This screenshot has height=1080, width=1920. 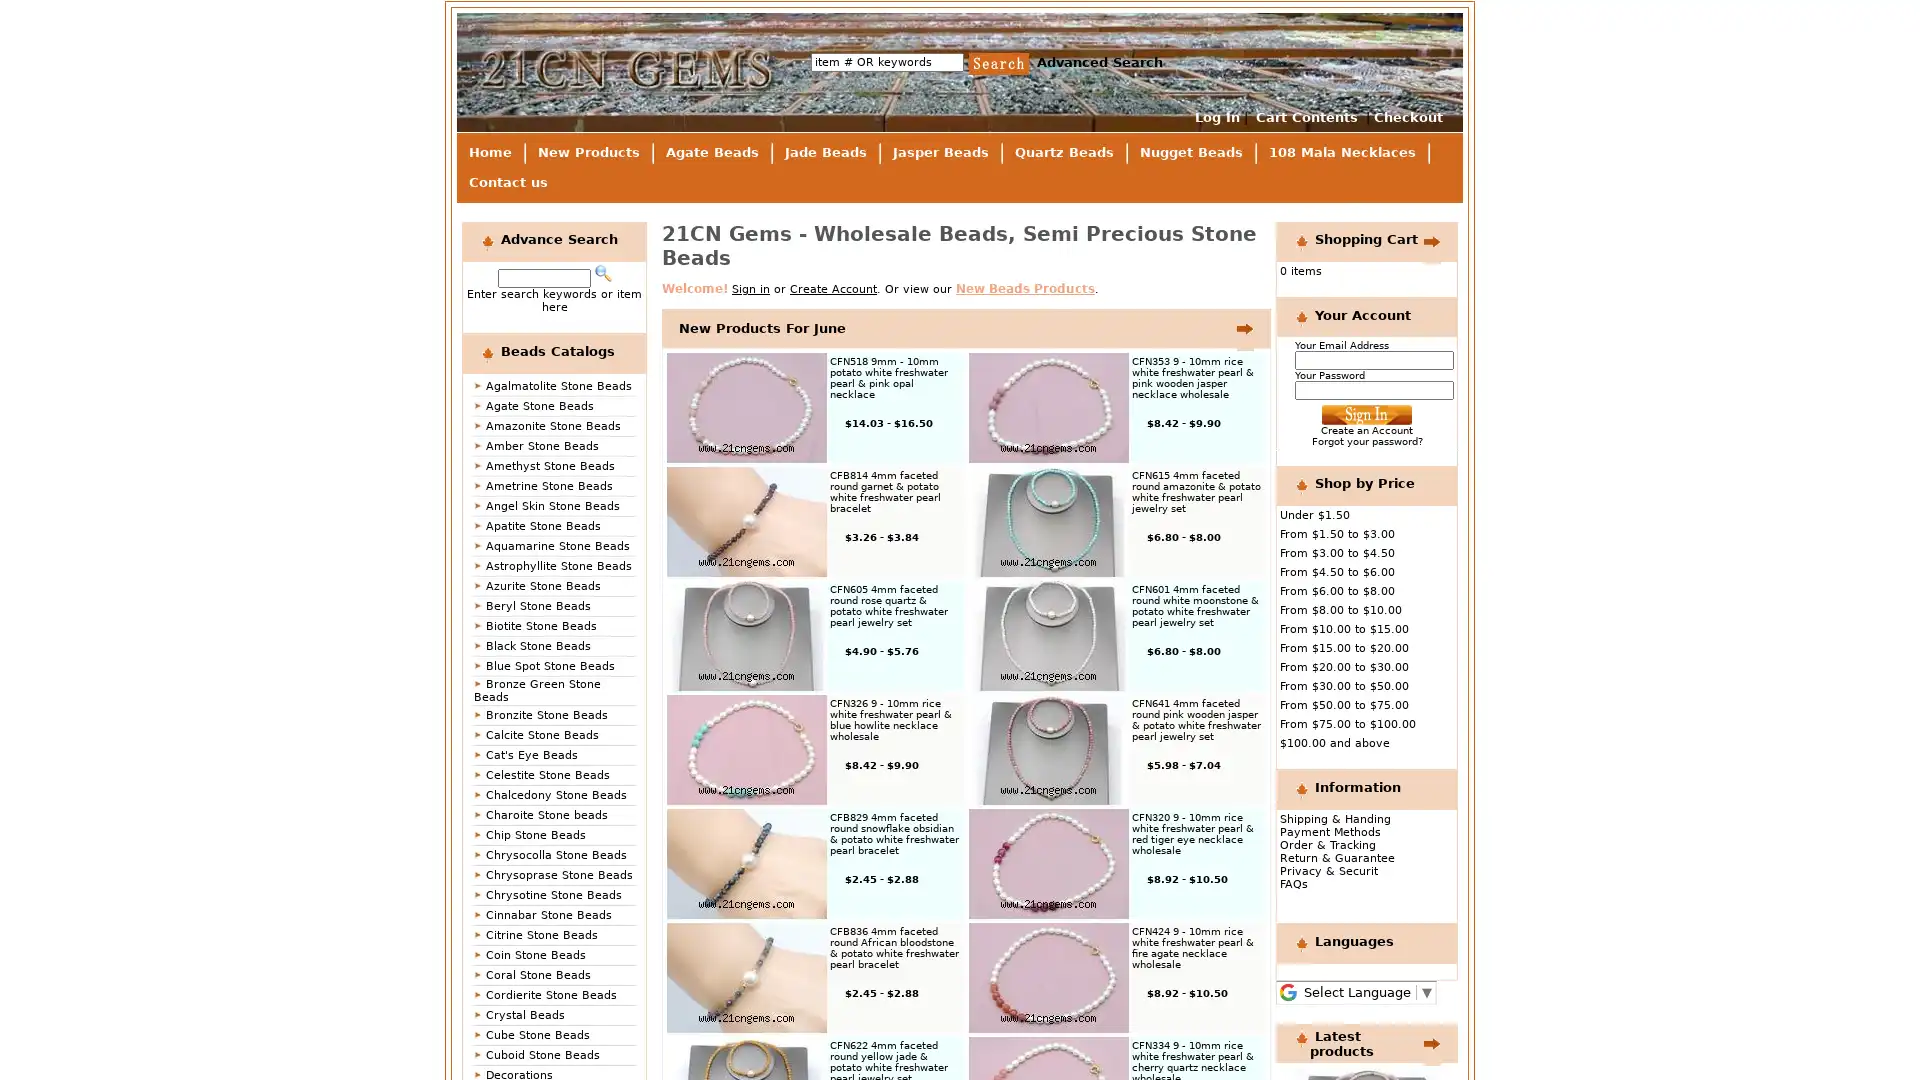 I want to click on Sign In, so click(x=1366, y=414).